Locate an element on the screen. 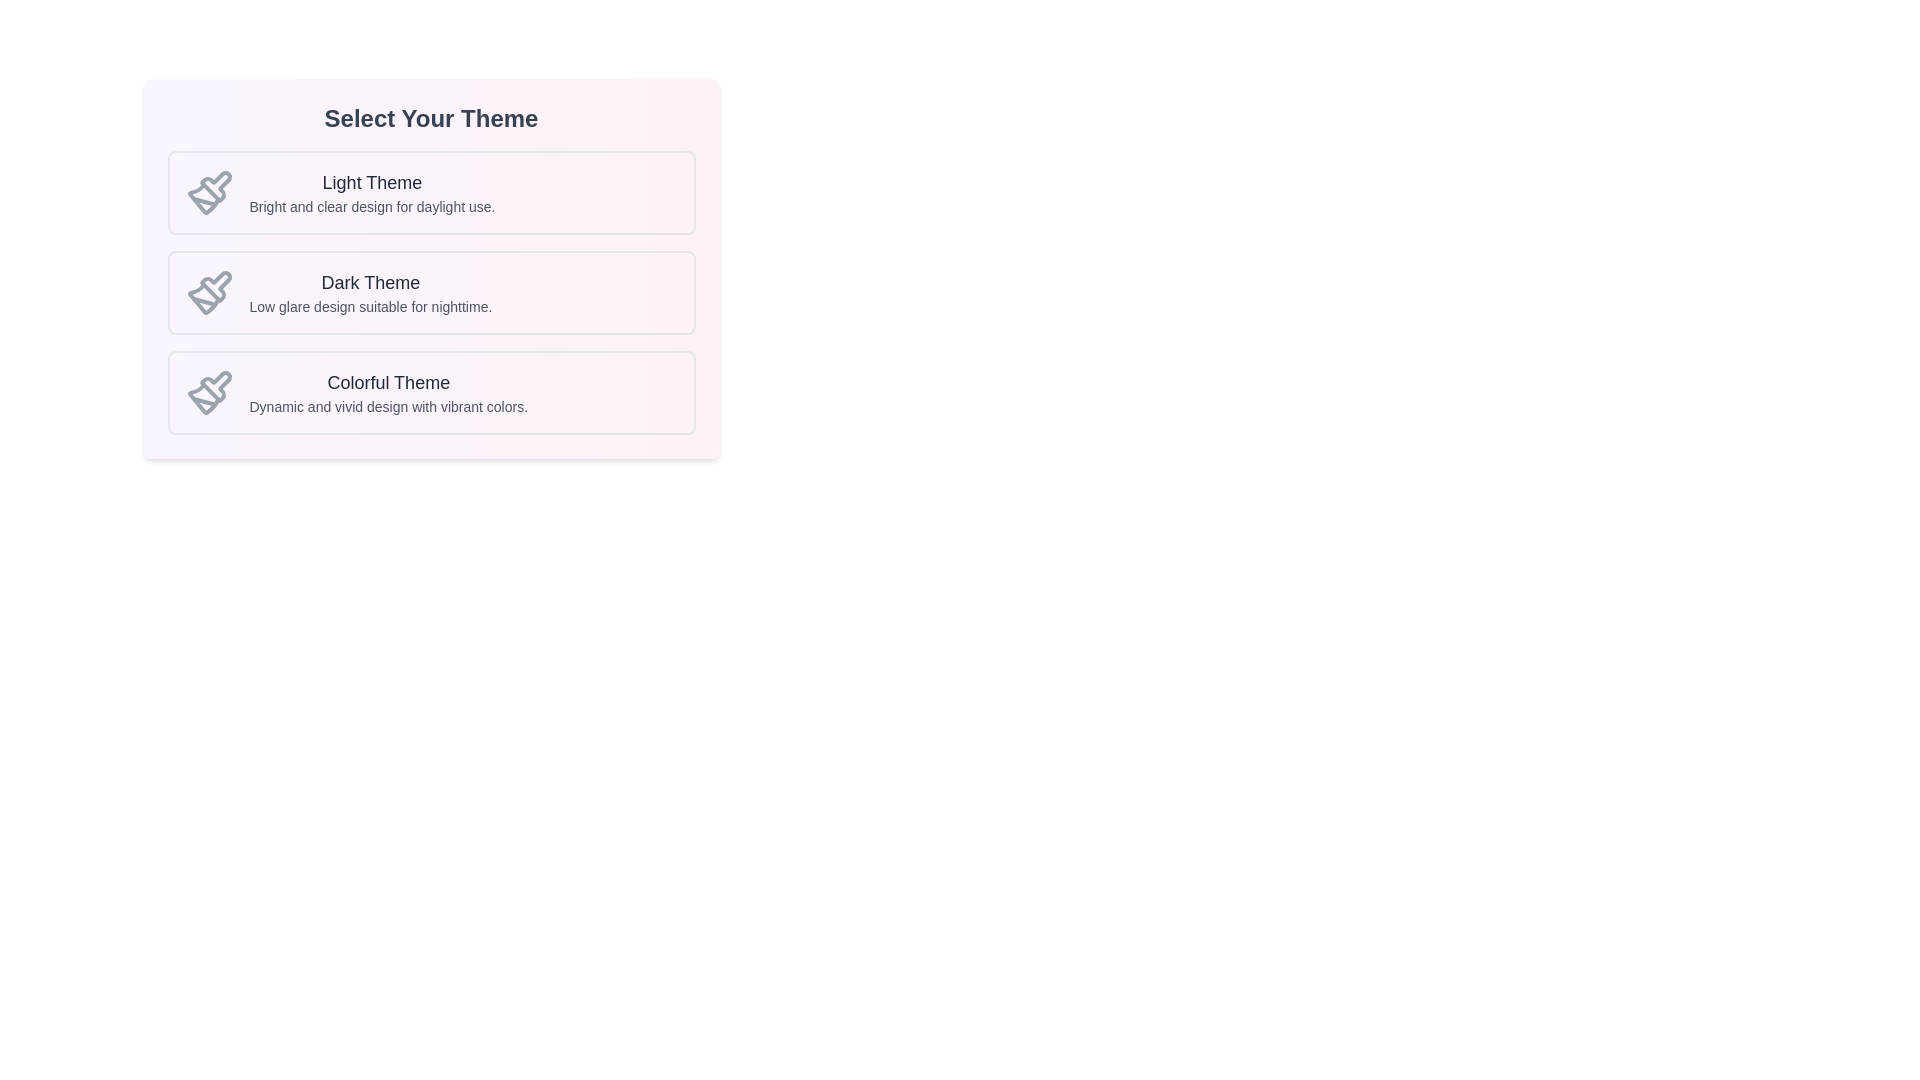 The image size is (1920, 1080). the 'Colorful Theme' icon which represents the theme selection options, located at the bottommost row among its siblings is located at coordinates (204, 401).